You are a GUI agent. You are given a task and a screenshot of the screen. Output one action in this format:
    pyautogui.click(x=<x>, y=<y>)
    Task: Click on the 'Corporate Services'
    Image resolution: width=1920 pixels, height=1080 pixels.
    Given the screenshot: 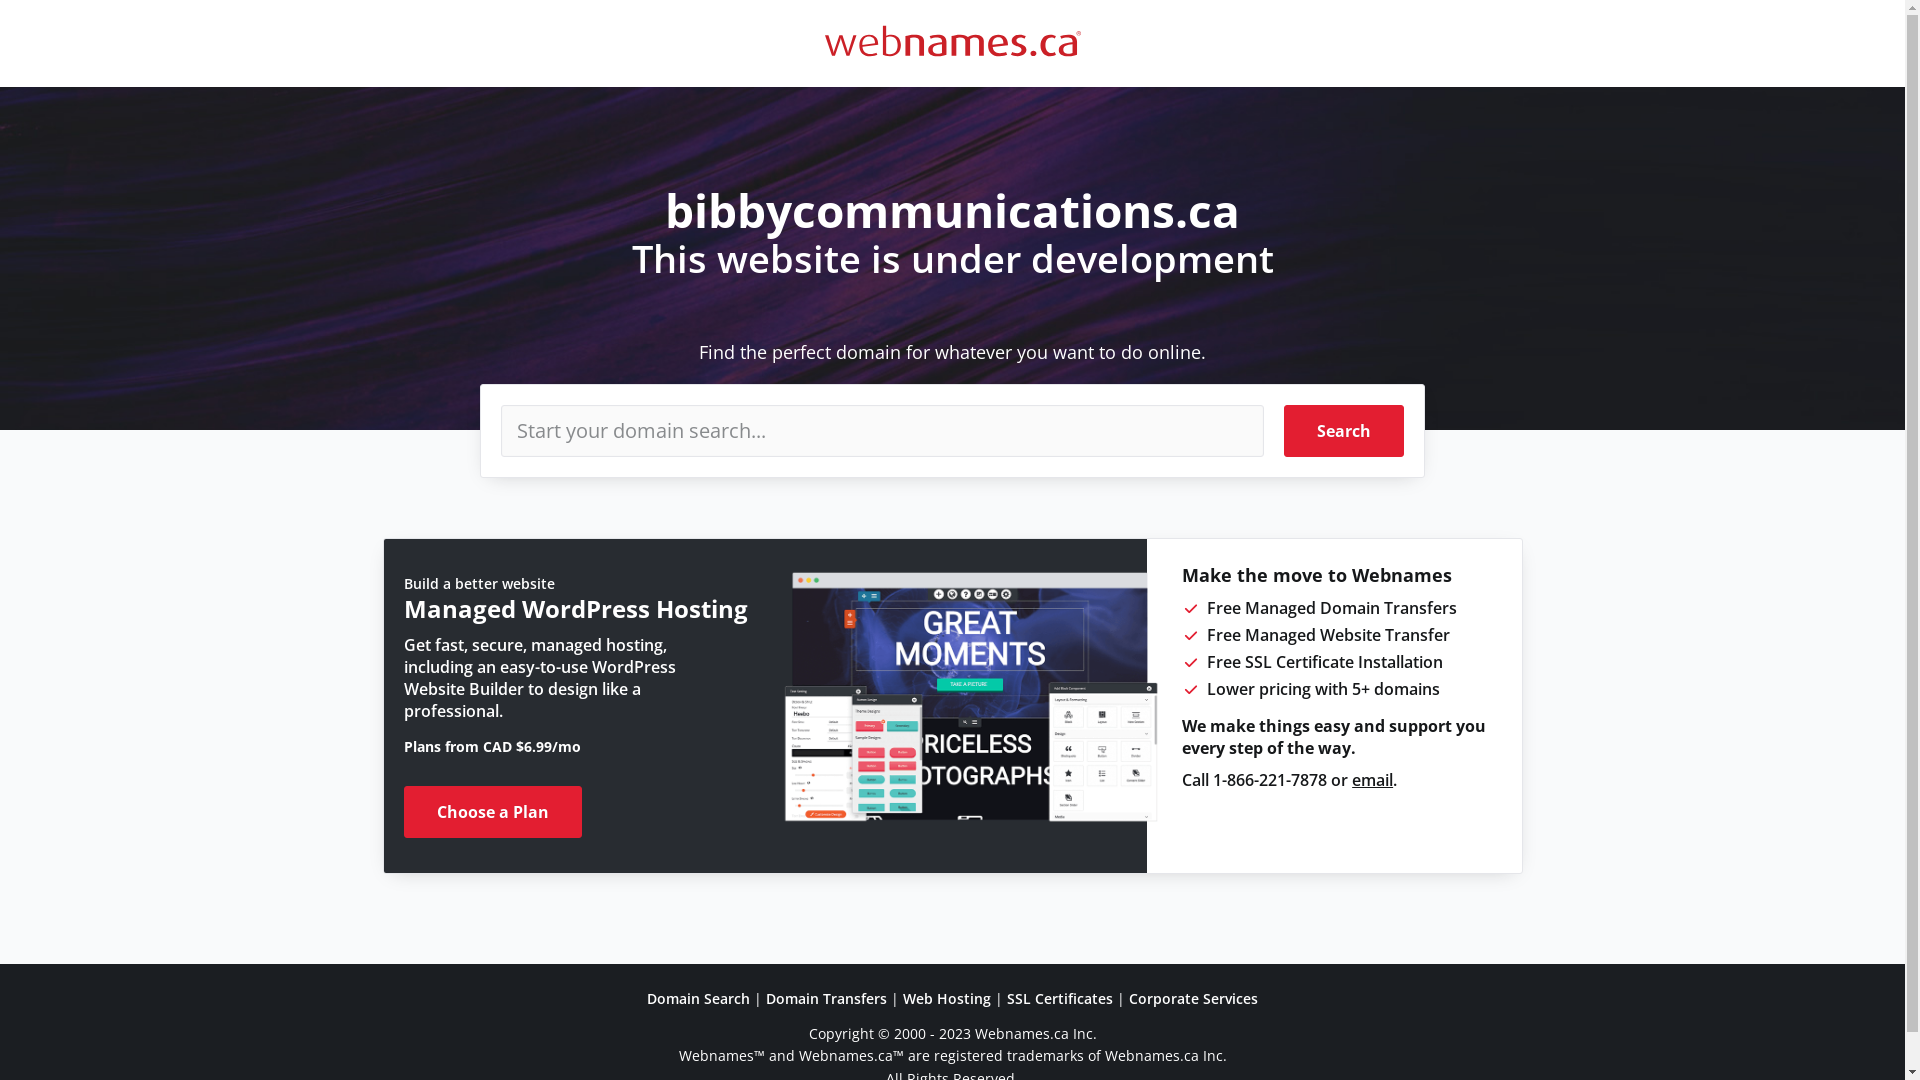 What is the action you would take?
    pyautogui.click(x=1128, y=998)
    